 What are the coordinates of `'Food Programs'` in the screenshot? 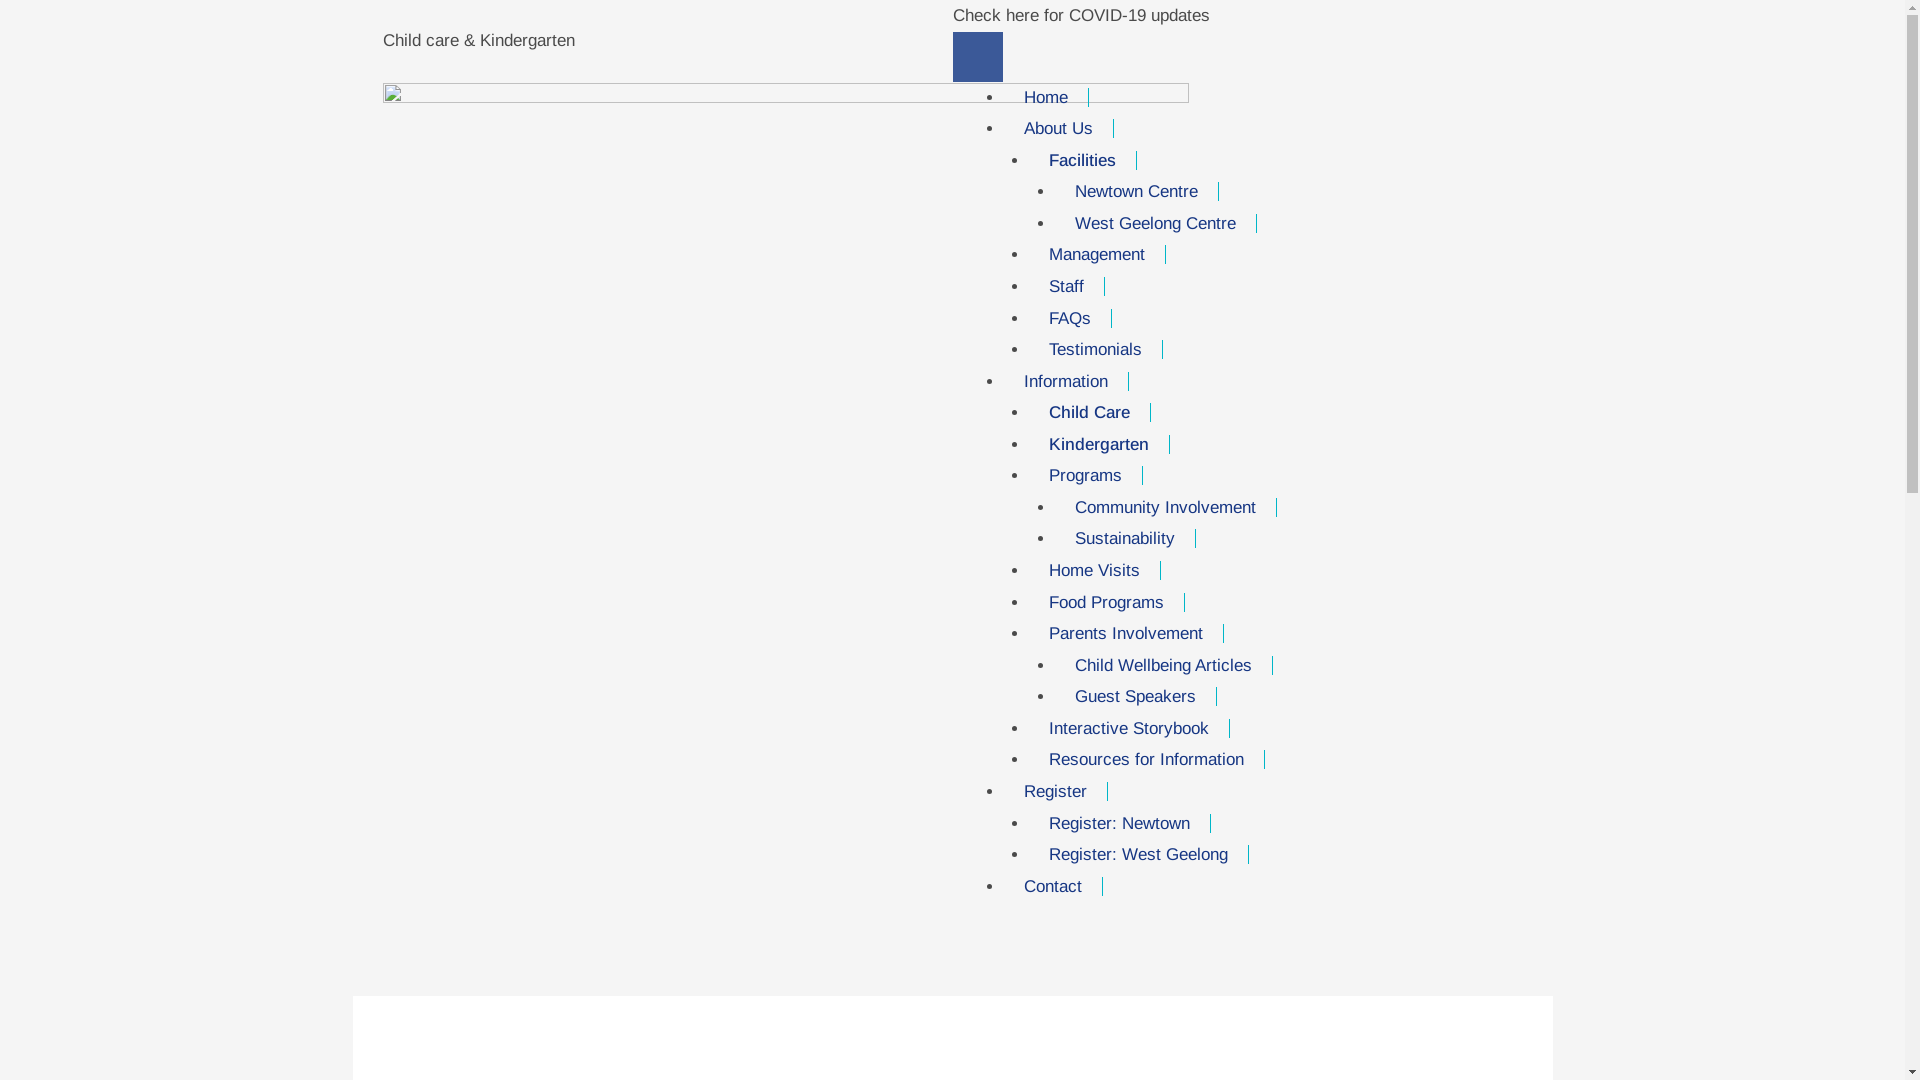 It's located at (1106, 601).